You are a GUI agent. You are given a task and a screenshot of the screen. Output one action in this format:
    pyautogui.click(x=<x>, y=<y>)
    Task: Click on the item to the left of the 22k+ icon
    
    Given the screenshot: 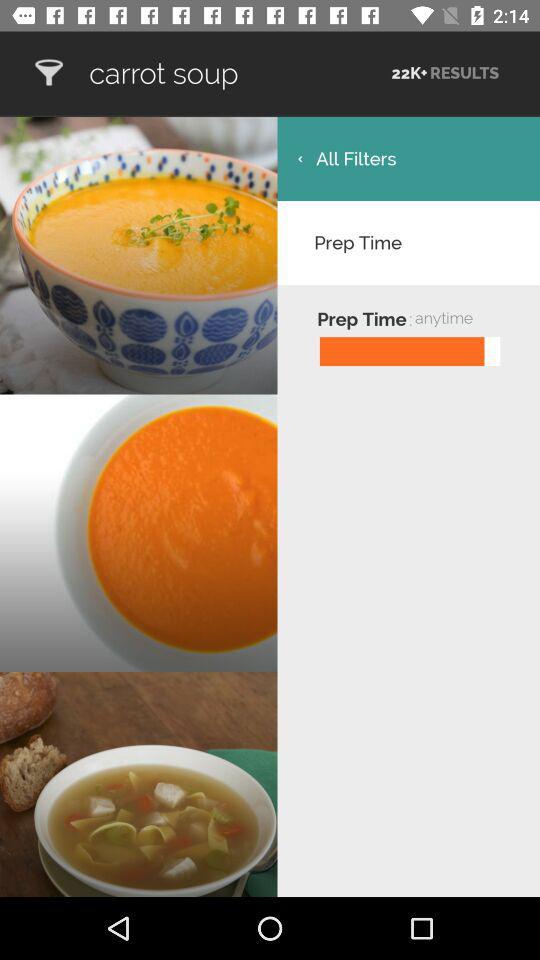 What is the action you would take?
    pyautogui.click(x=238, y=73)
    